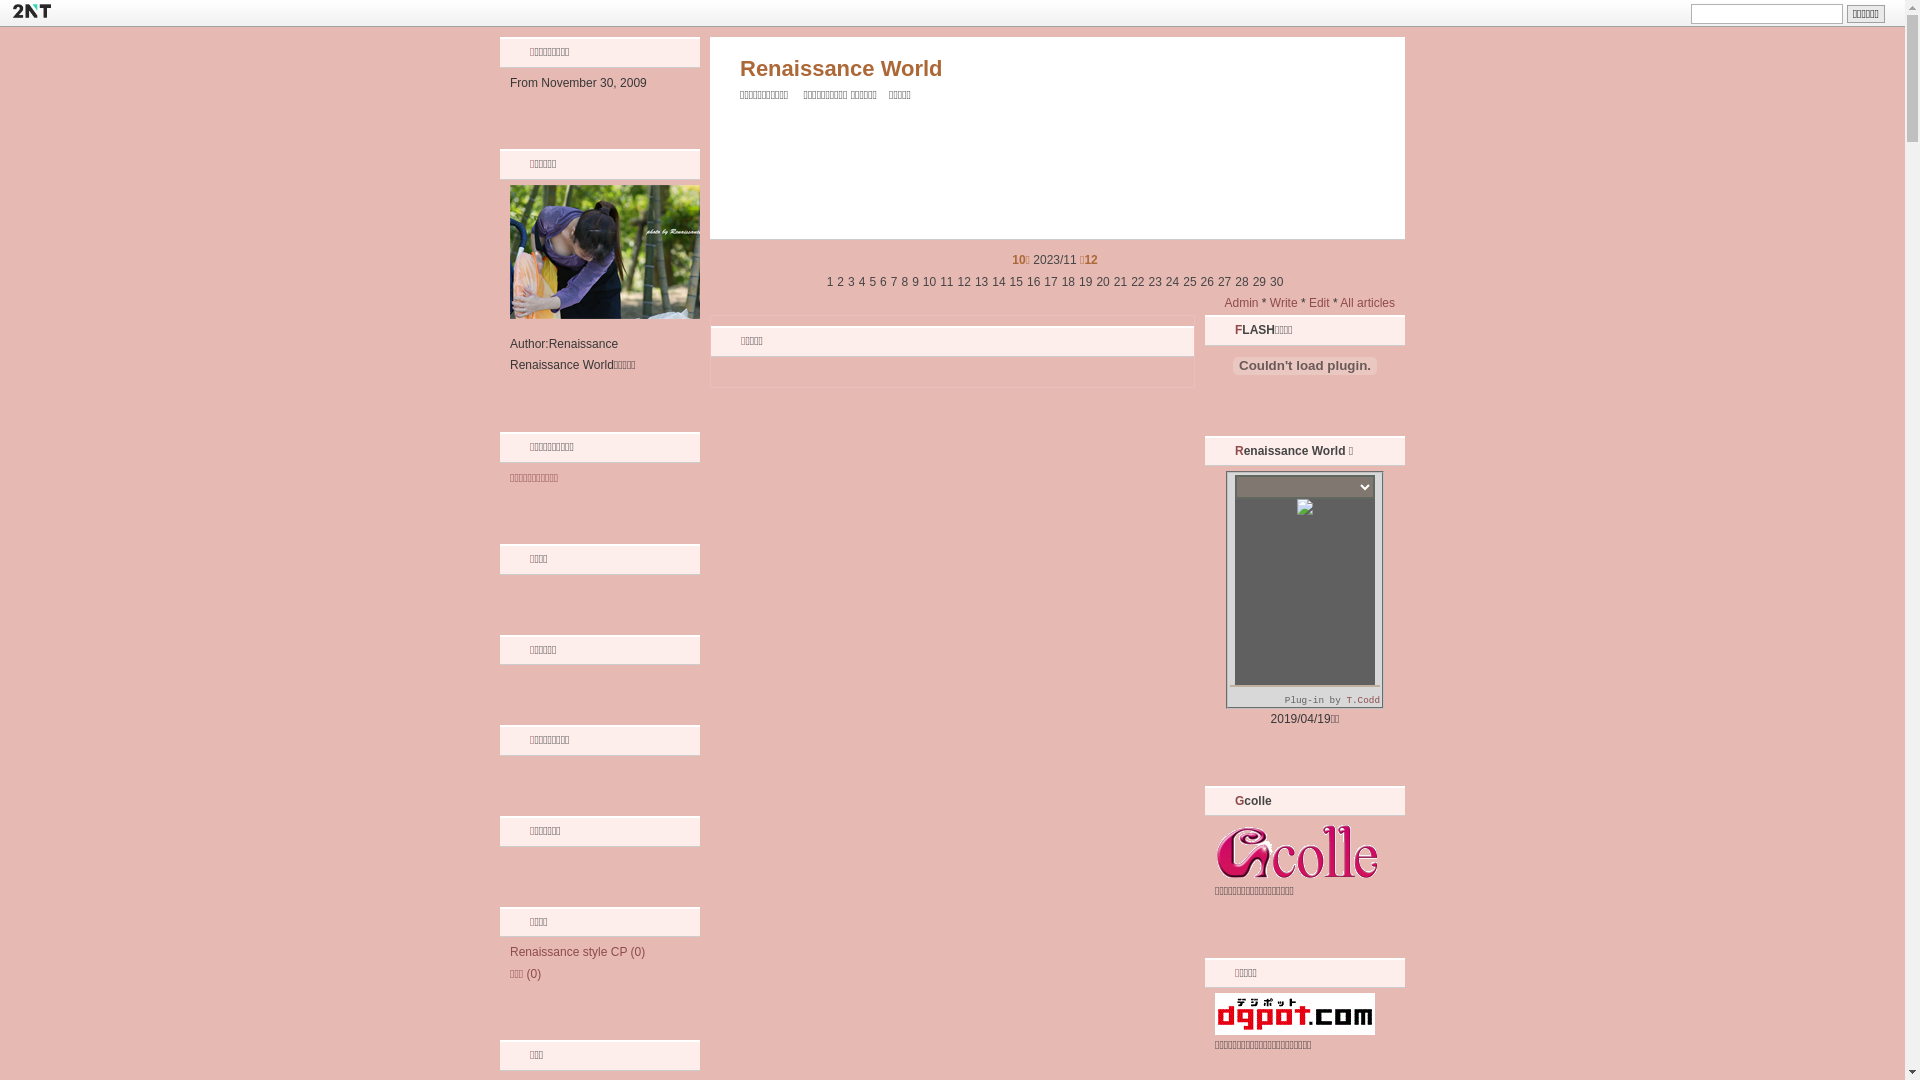 This screenshot has width=1920, height=1080. I want to click on 'Edit', so click(1319, 303).